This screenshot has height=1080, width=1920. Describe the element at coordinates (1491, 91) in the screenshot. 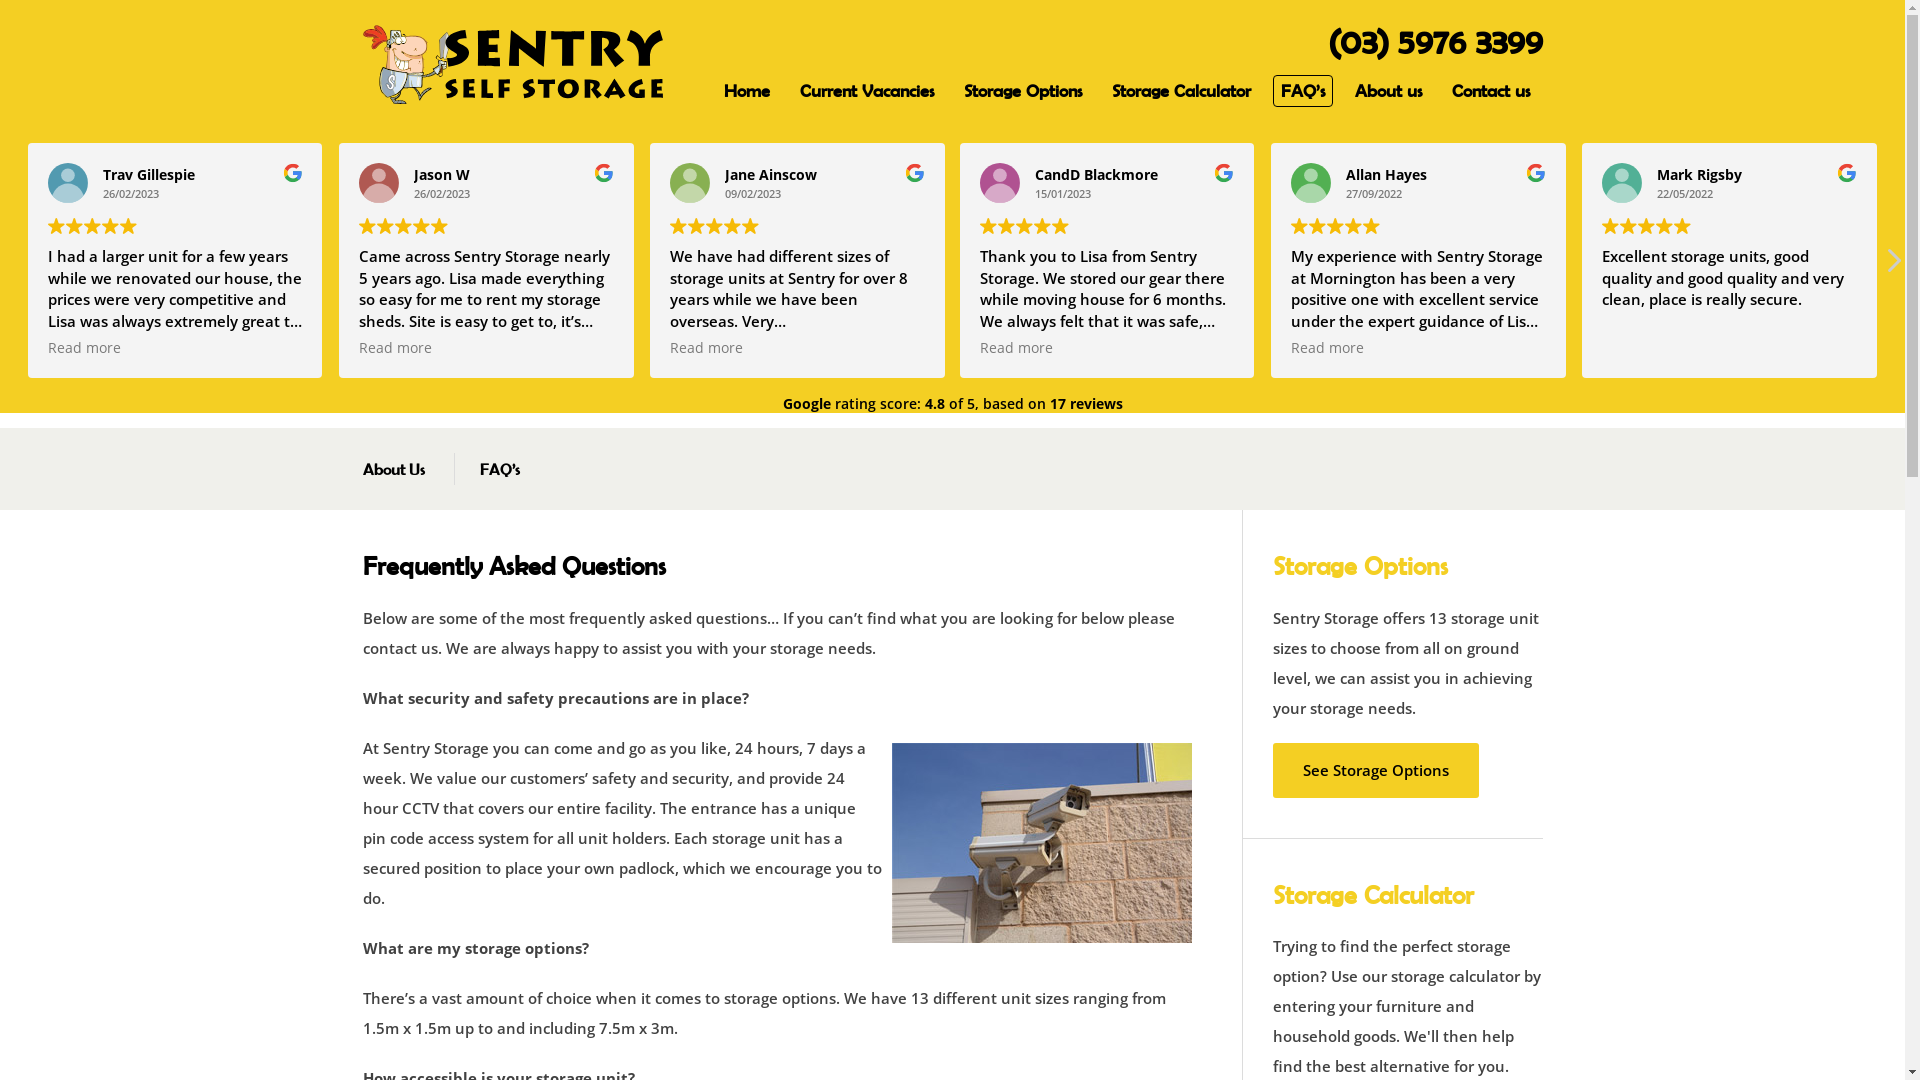

I see `'Contact us'` at that location.